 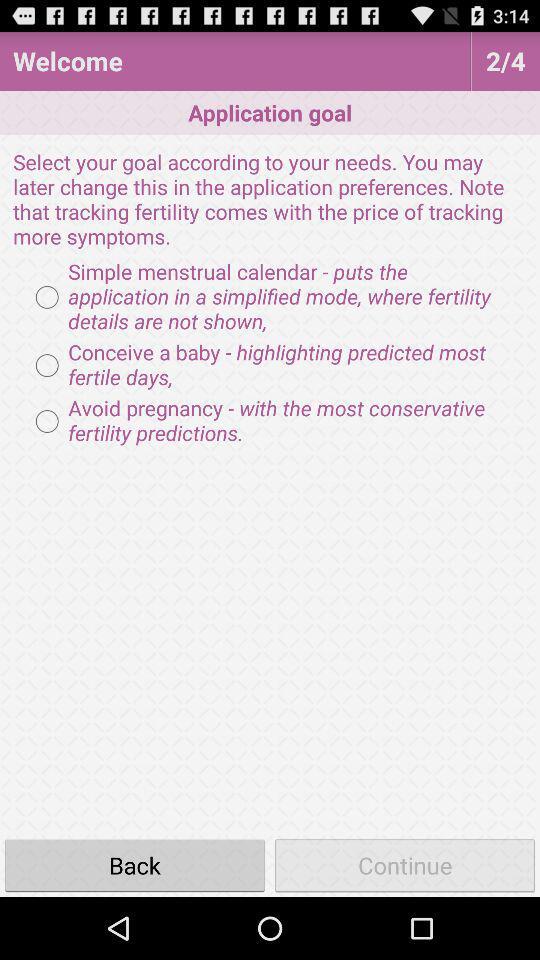 What do you see at coordinates (270, 421) in the screenshot?
I see `the item above the back` at bounding box center [270, 421].